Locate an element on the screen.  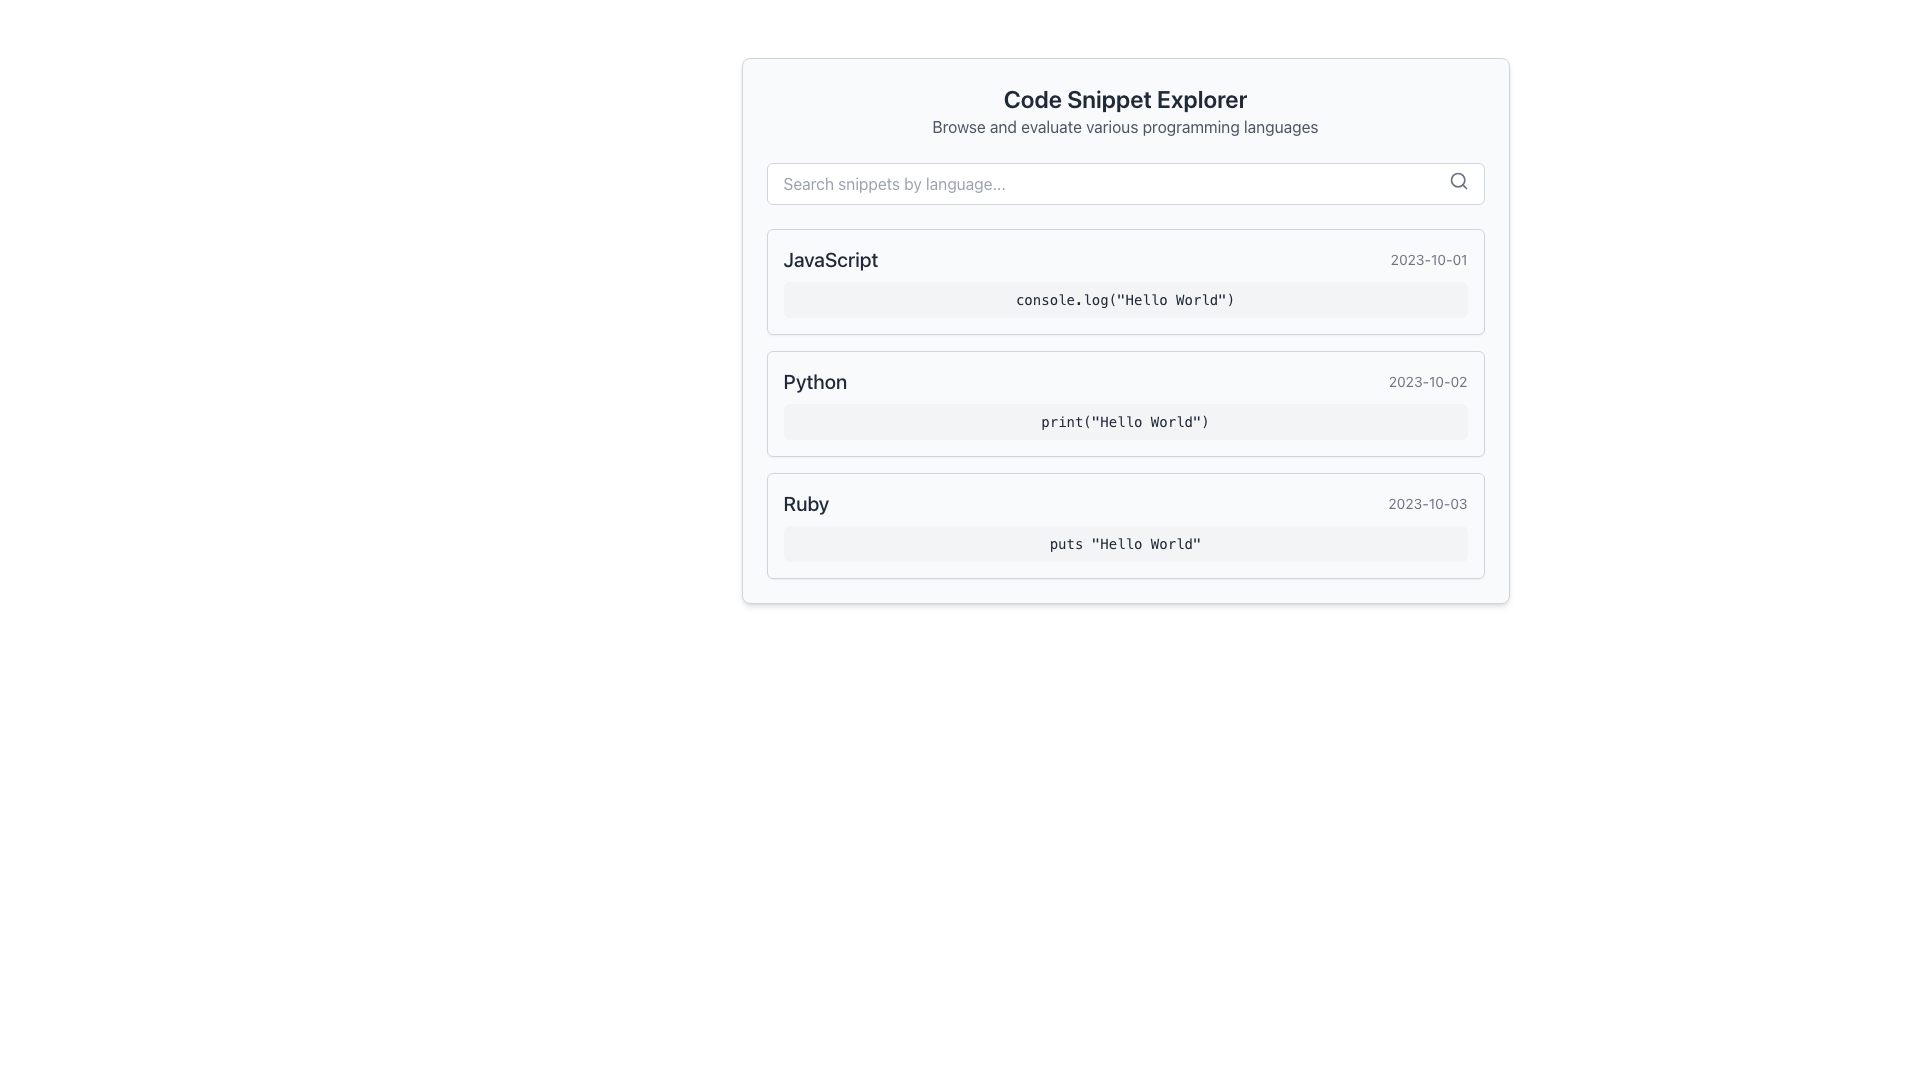
the Code Snippet Display Block that contains the programming code snippet 'print("Hello World")', which is positioned between the JavaScript and Ruby snippets in a vertically stacked list is located at coordinates (1125, 404).